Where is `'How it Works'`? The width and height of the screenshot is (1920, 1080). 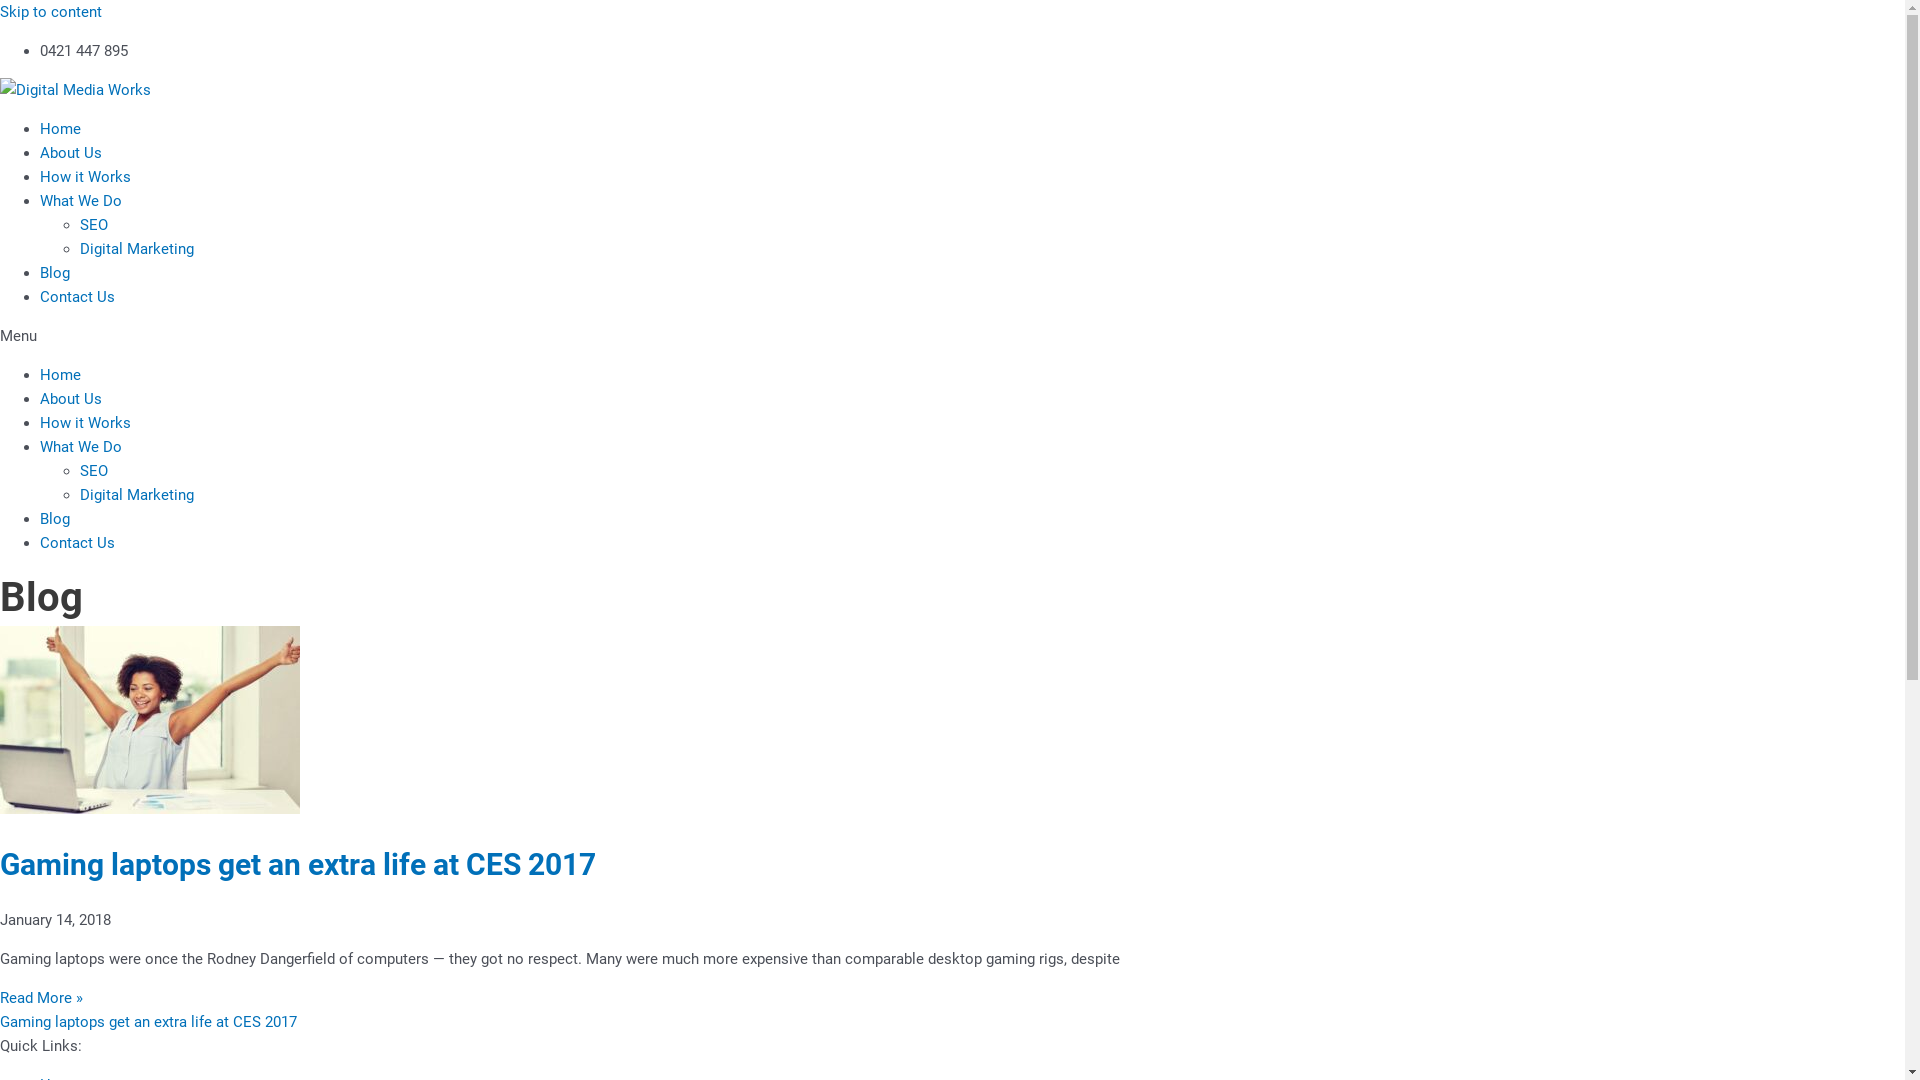
'How it Works' is located at coordinates (84, 422).